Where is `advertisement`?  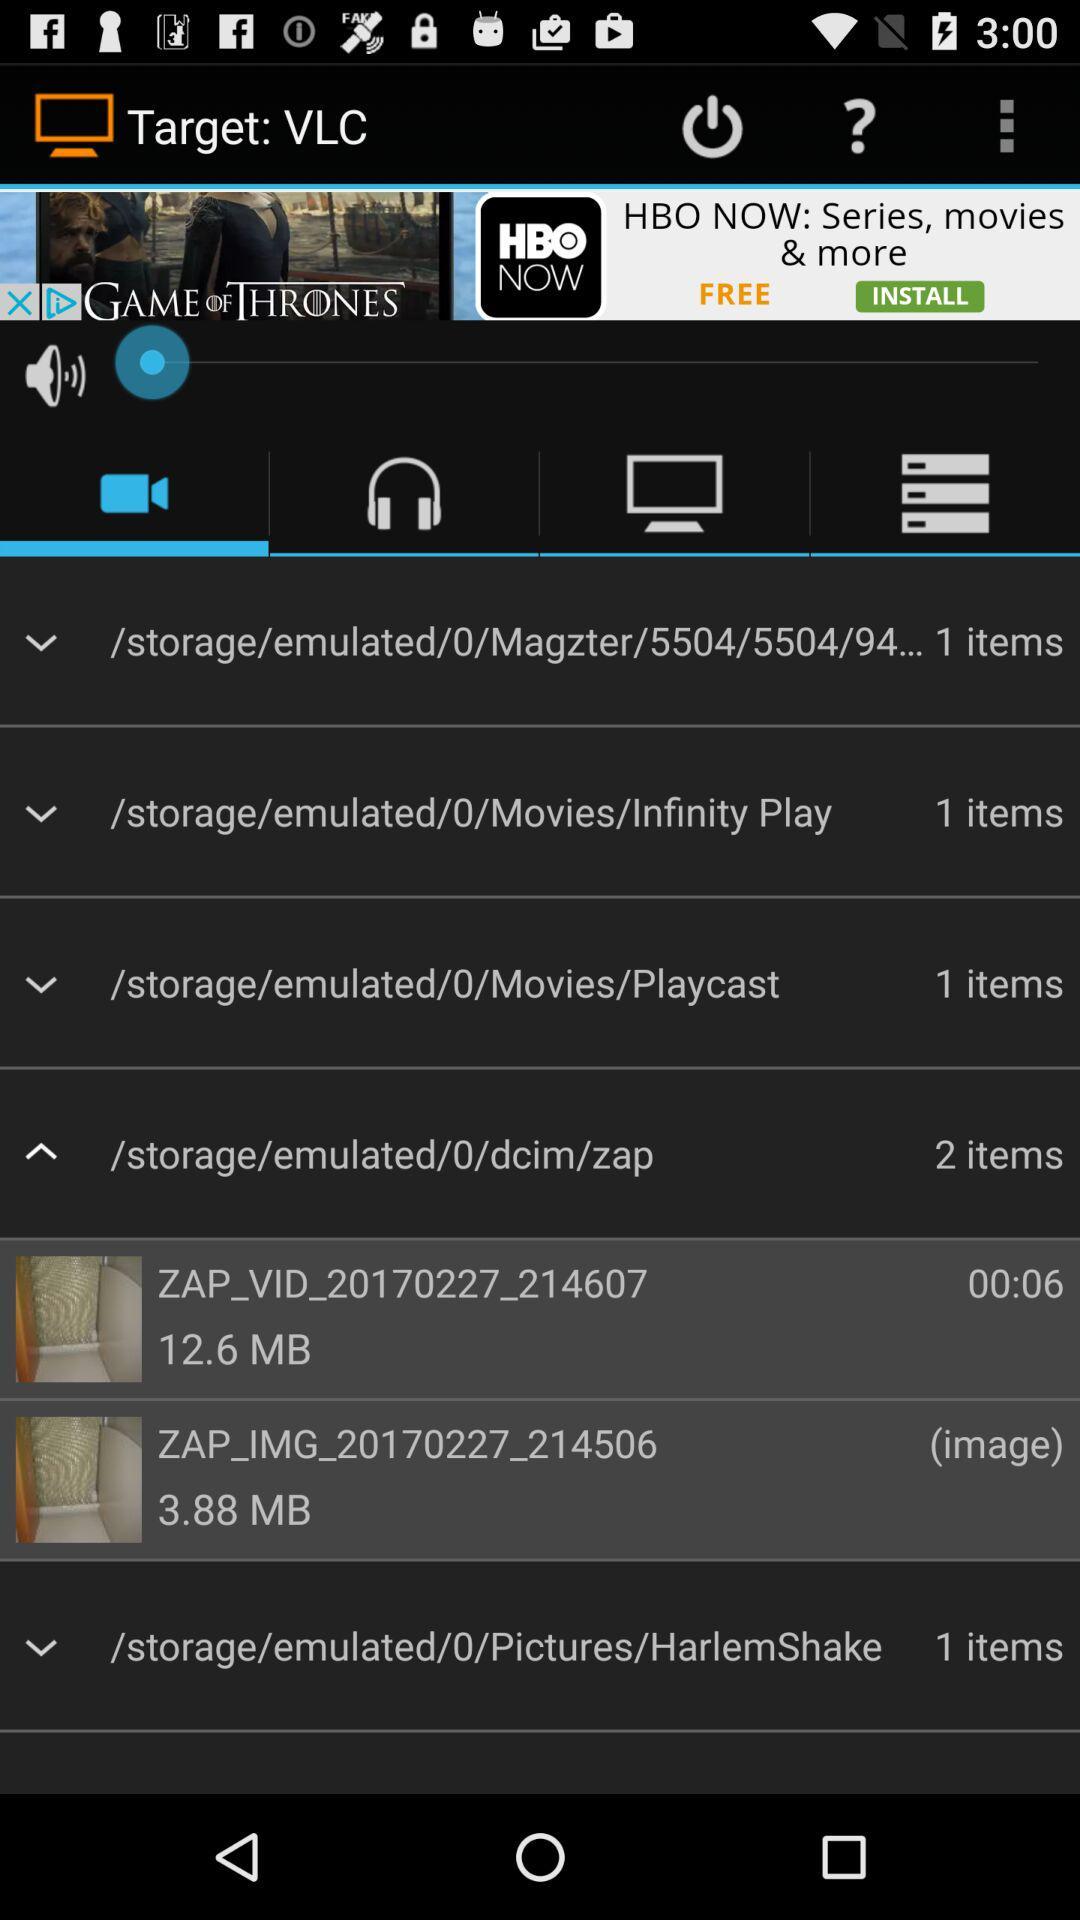 advertisement is located at coordinates (540, 253).